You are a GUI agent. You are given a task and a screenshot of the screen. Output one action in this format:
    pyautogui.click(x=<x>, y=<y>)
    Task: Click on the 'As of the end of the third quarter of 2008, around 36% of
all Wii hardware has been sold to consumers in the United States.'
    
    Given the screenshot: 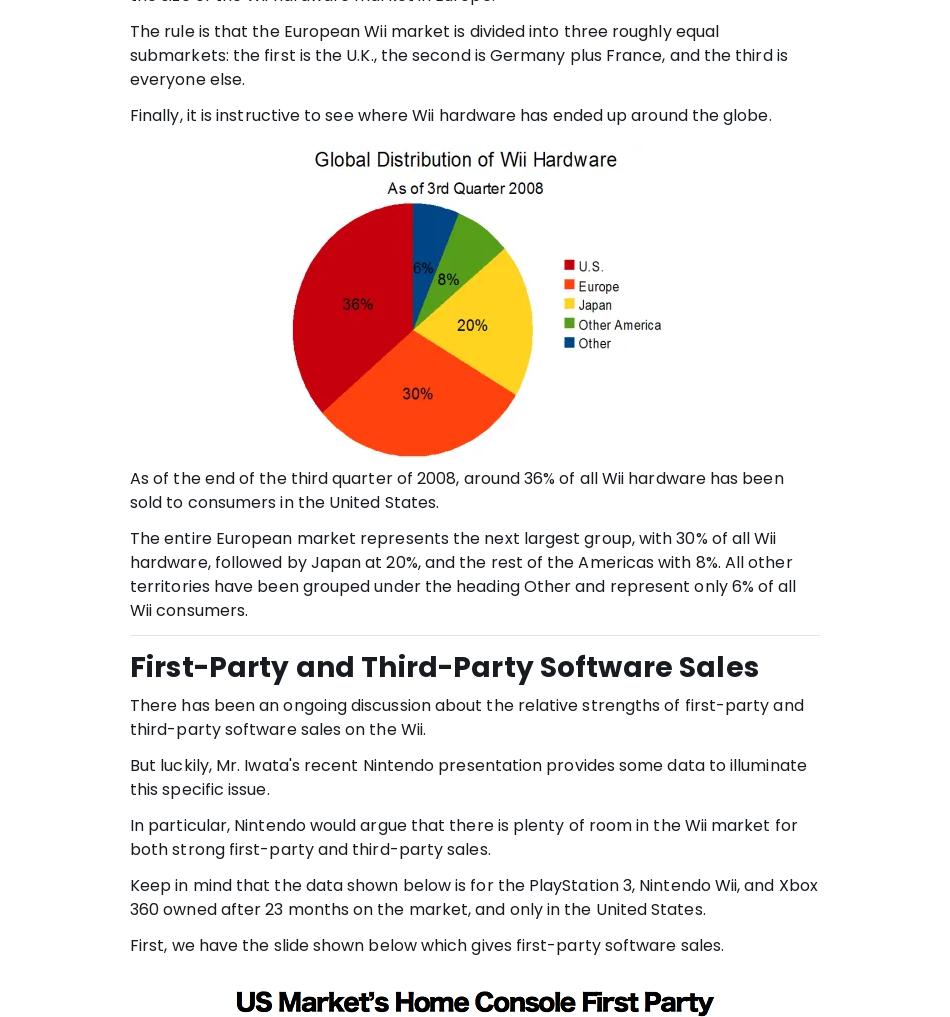 What is the action you would take?
    pyautogui.click(x=455, y=488)
    